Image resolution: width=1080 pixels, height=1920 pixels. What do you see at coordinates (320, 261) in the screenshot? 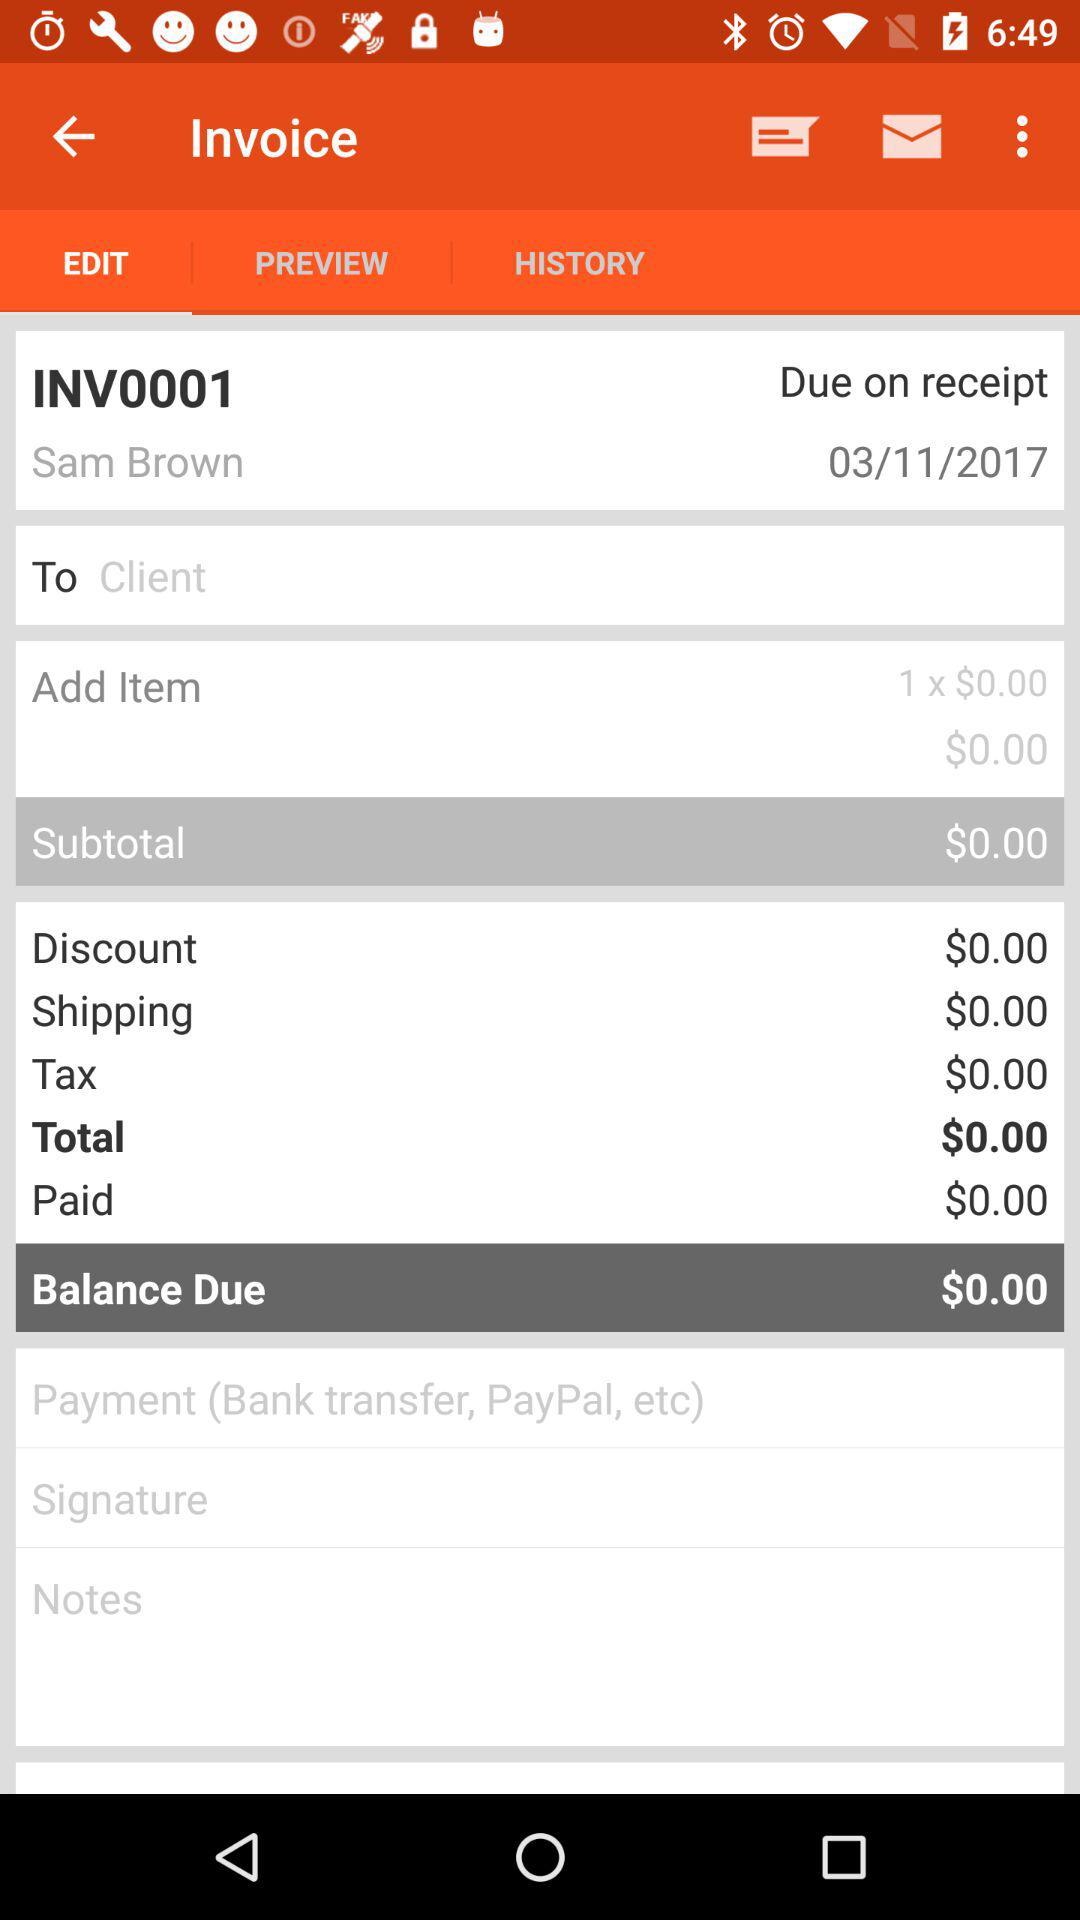
I see `app next to the edit app` at bounding box center [320, 261].